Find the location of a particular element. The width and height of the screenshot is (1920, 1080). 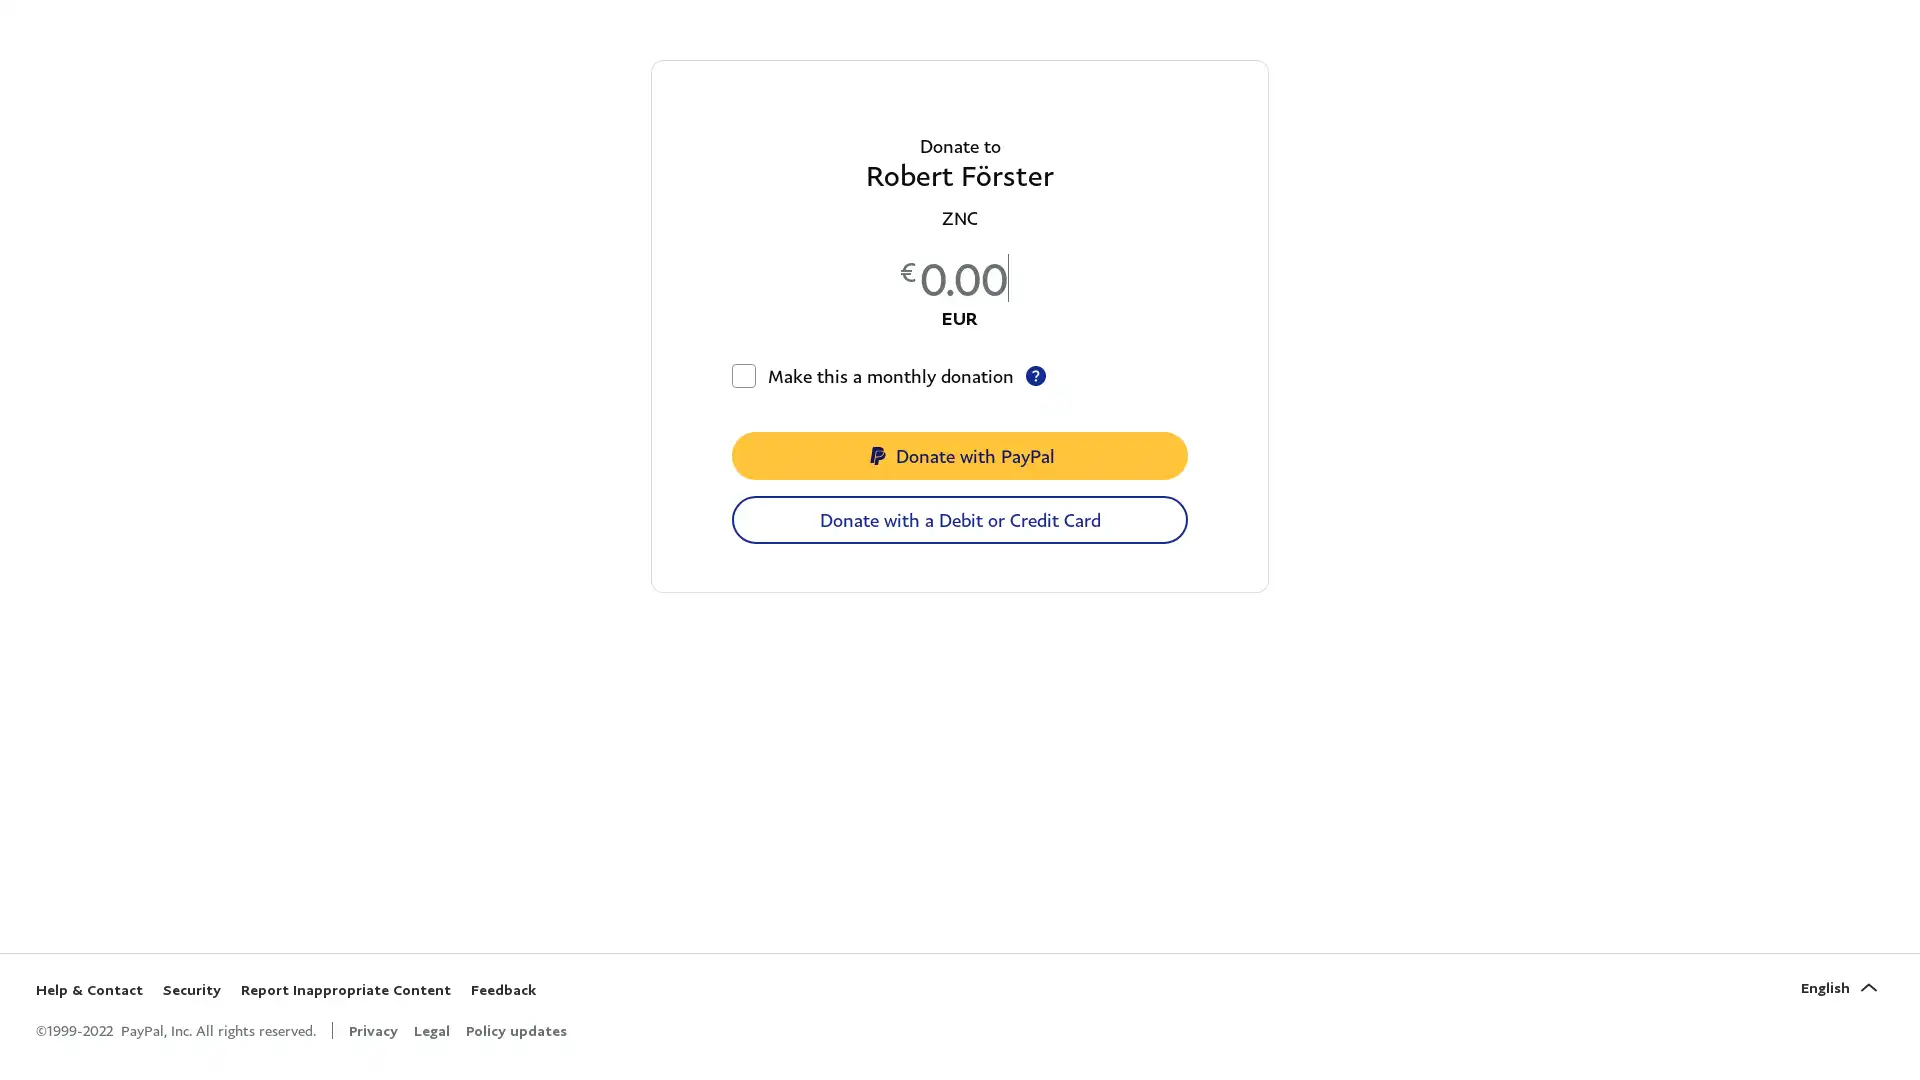

English is located at coordinates (1841, 986).